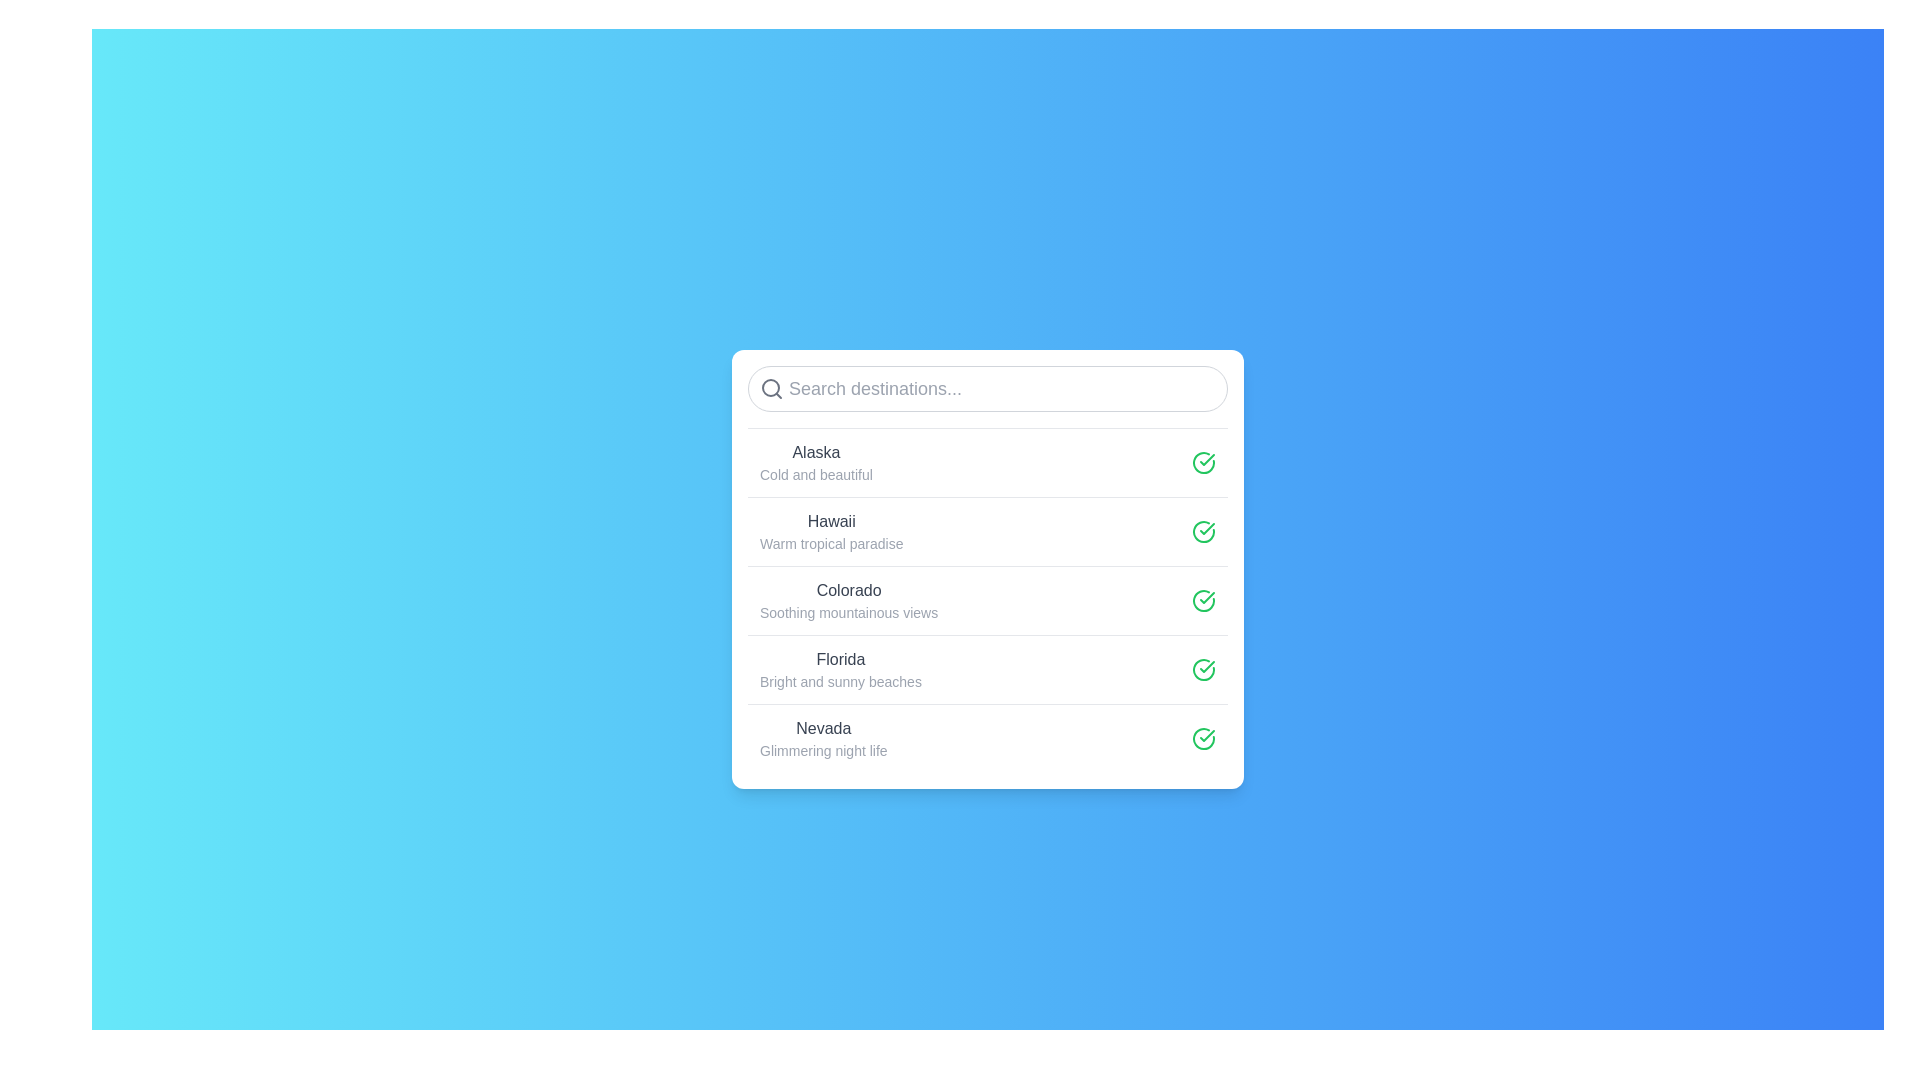 This screenshot has height=1080, width=1920. I want to click on the text label identifying the destination 'Colorado' to receive interaction feedback, so click(849, 589).